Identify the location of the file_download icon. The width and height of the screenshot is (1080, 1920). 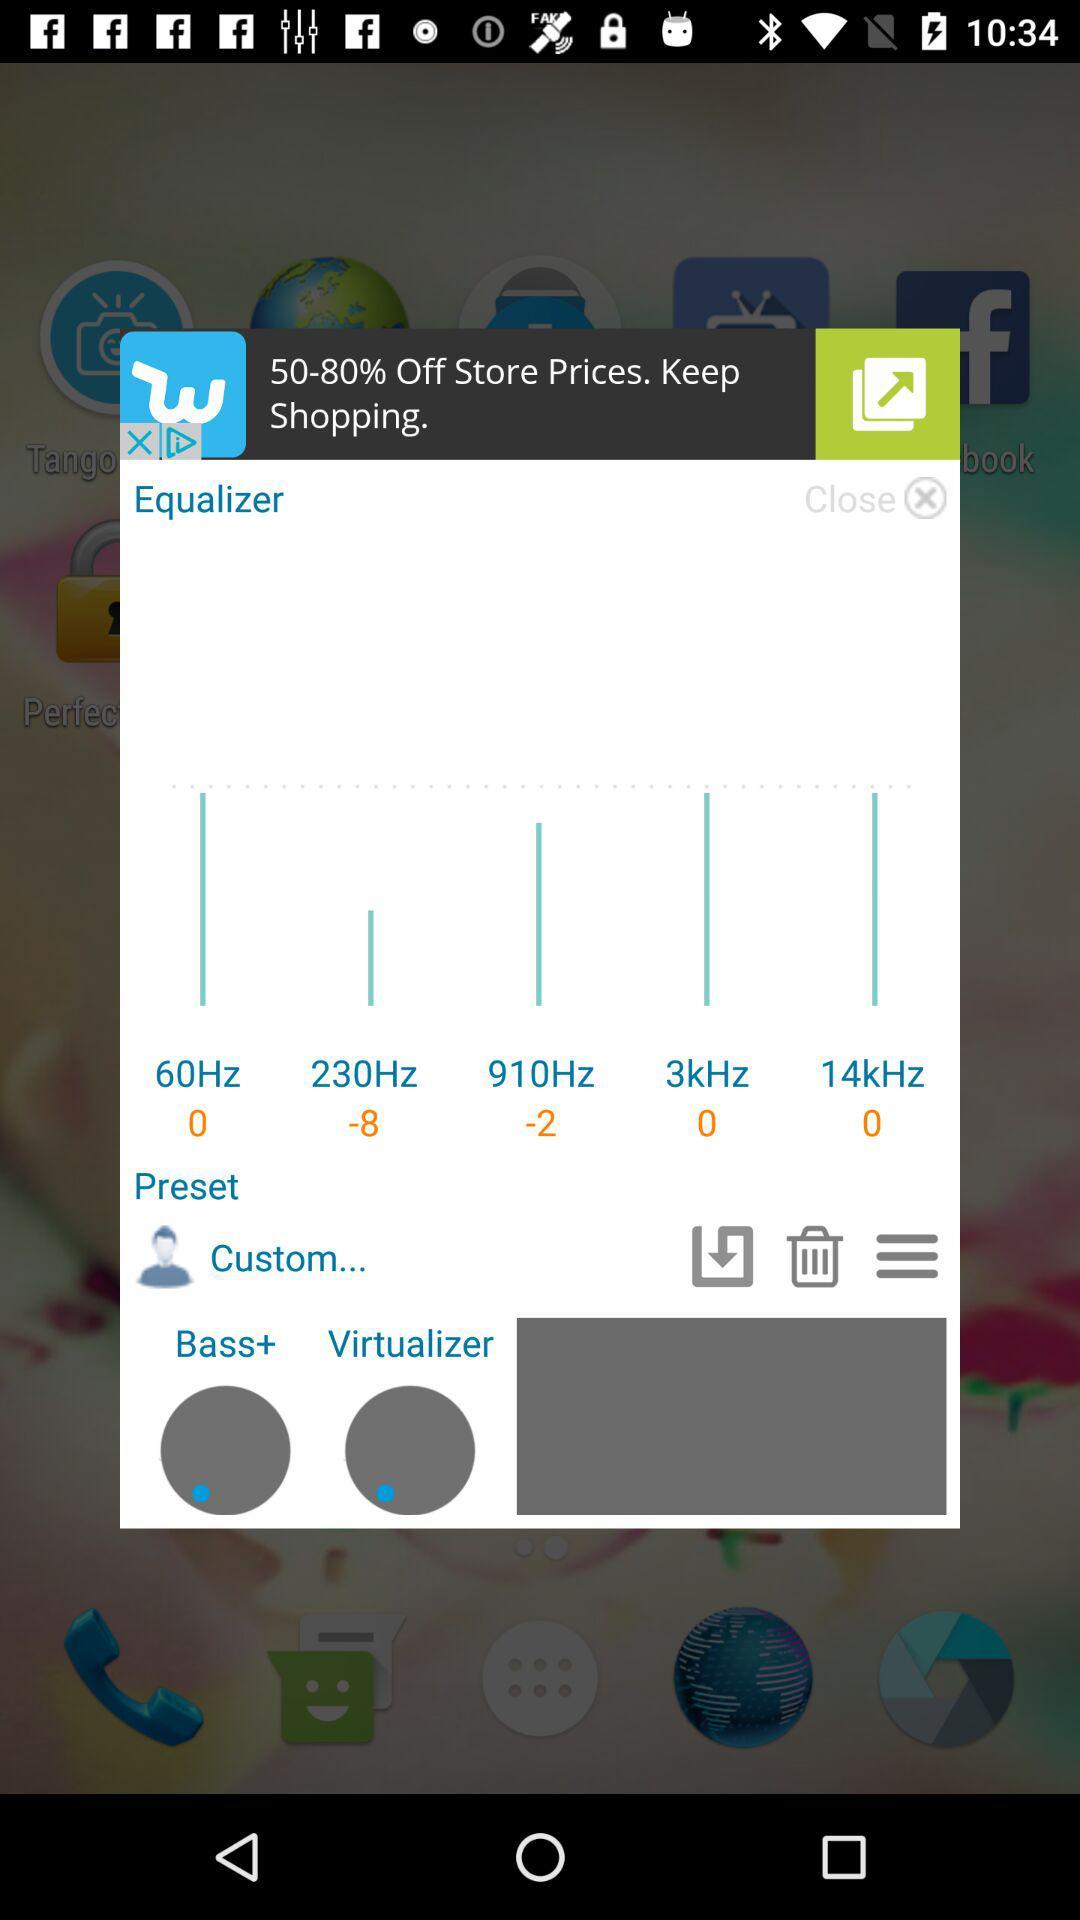
(722, 1255).